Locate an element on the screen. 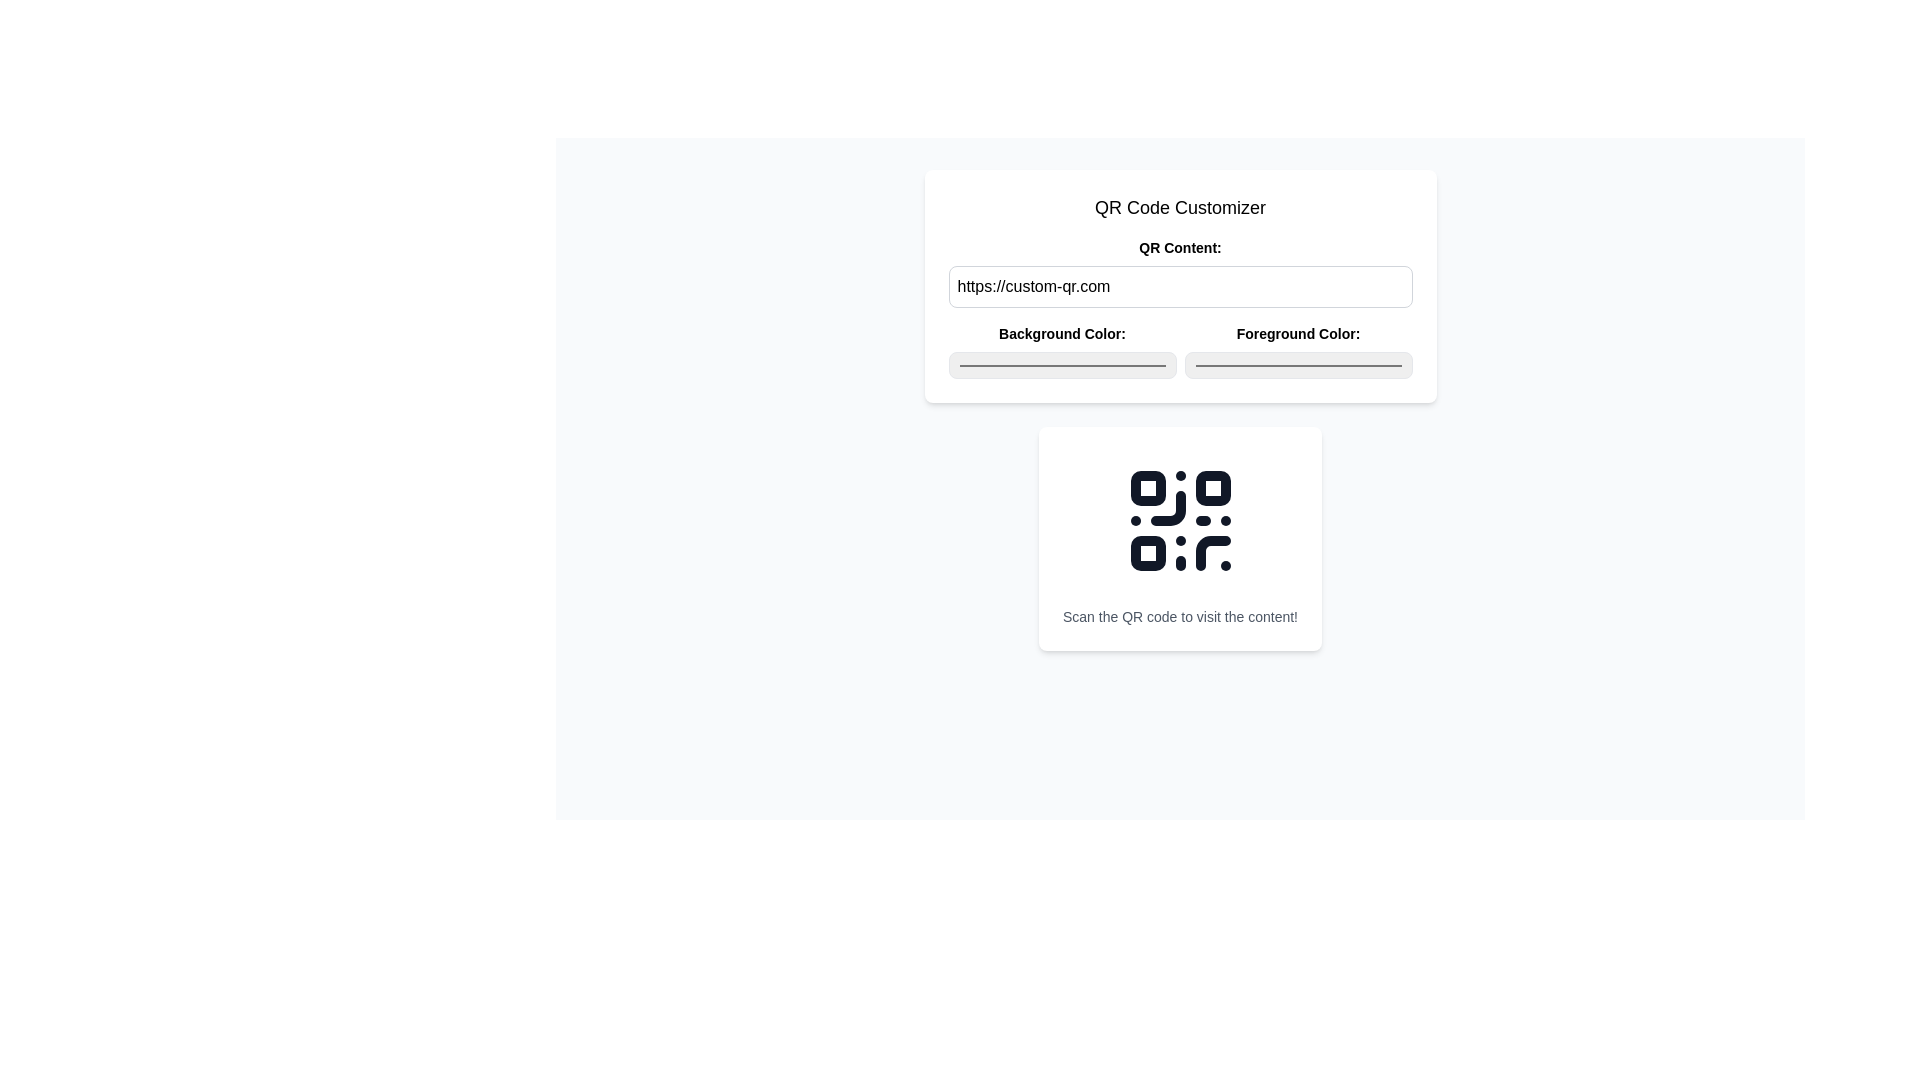 This screenshot has width=1920, height=1080. the label indicating the purpose of the foreground color selection input field, which is located to the right of the 'Background Color:' label and above the color input field for 'Foreground Color:' is located at coordinates (1298, 333).